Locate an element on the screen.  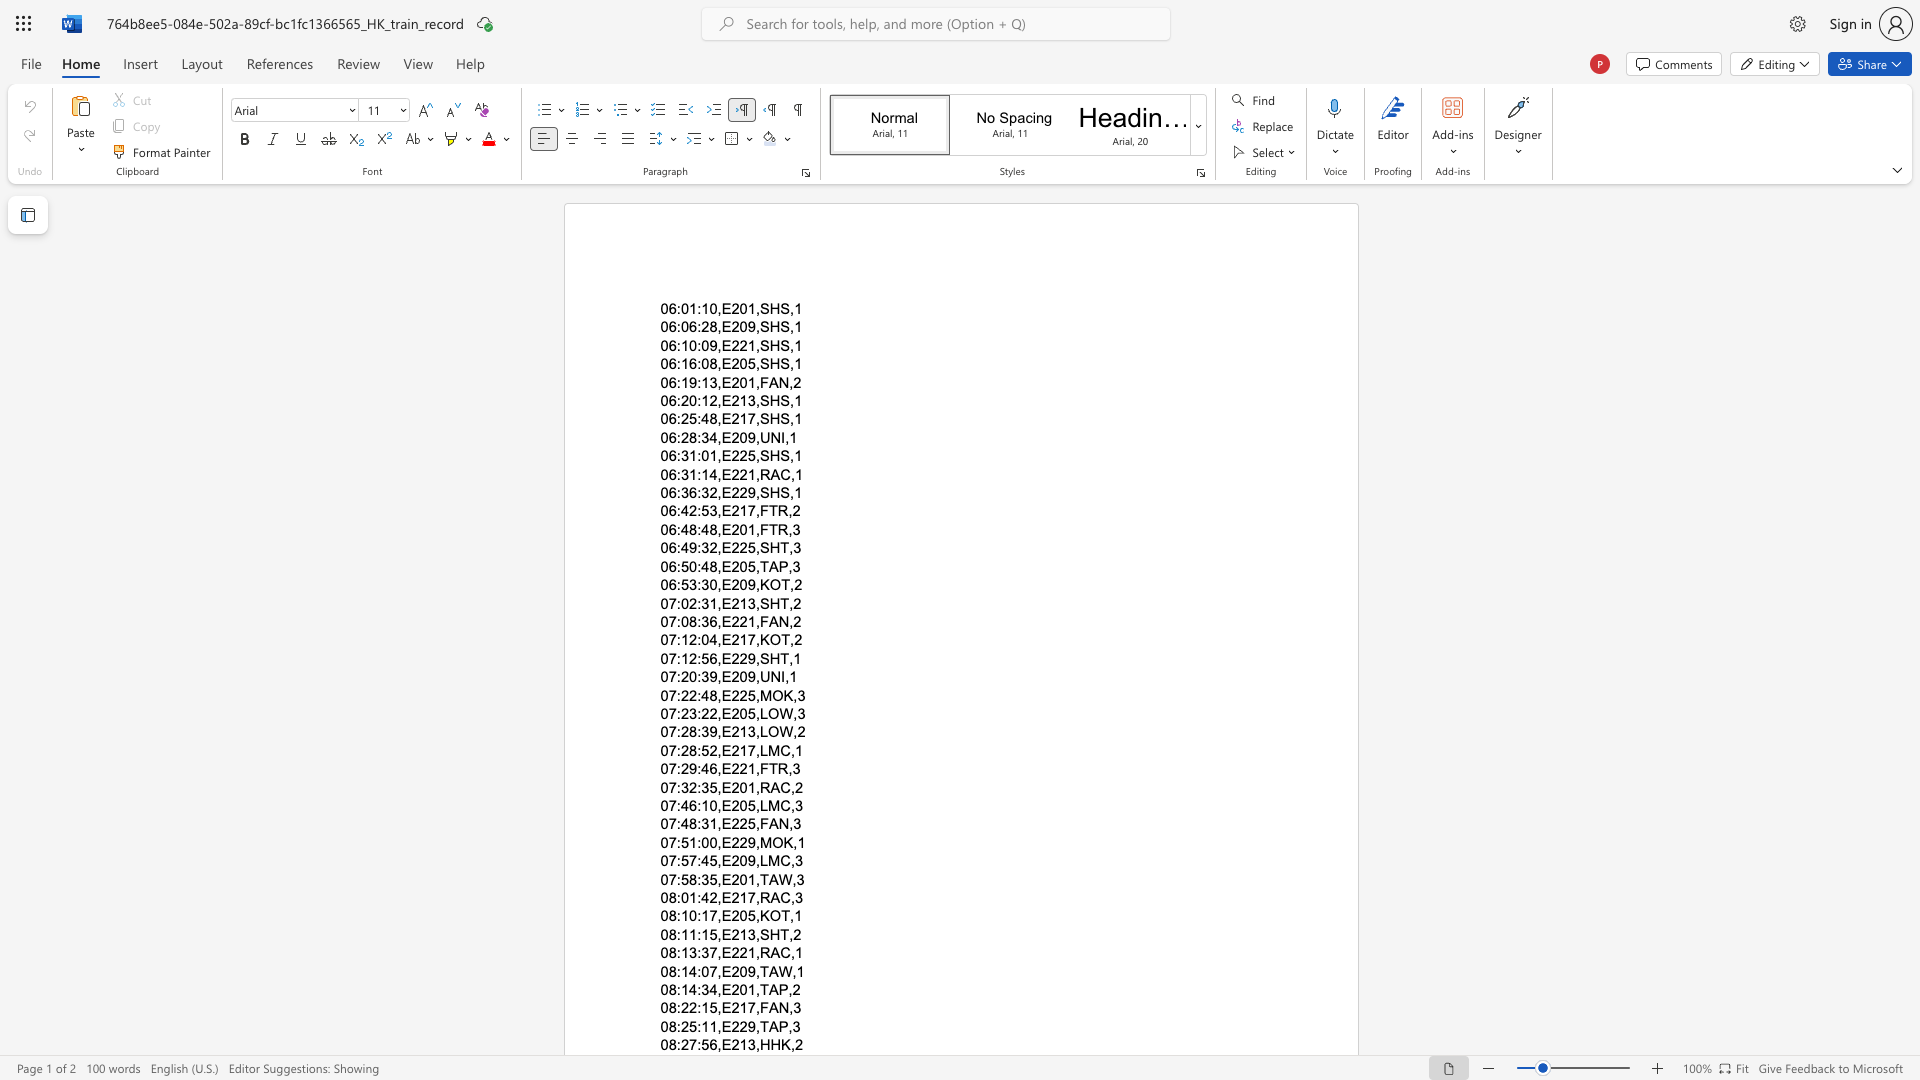
the subset text ",E" within the text "07:51:00,E229,MOK,1" is located at coordinates (717, 842).